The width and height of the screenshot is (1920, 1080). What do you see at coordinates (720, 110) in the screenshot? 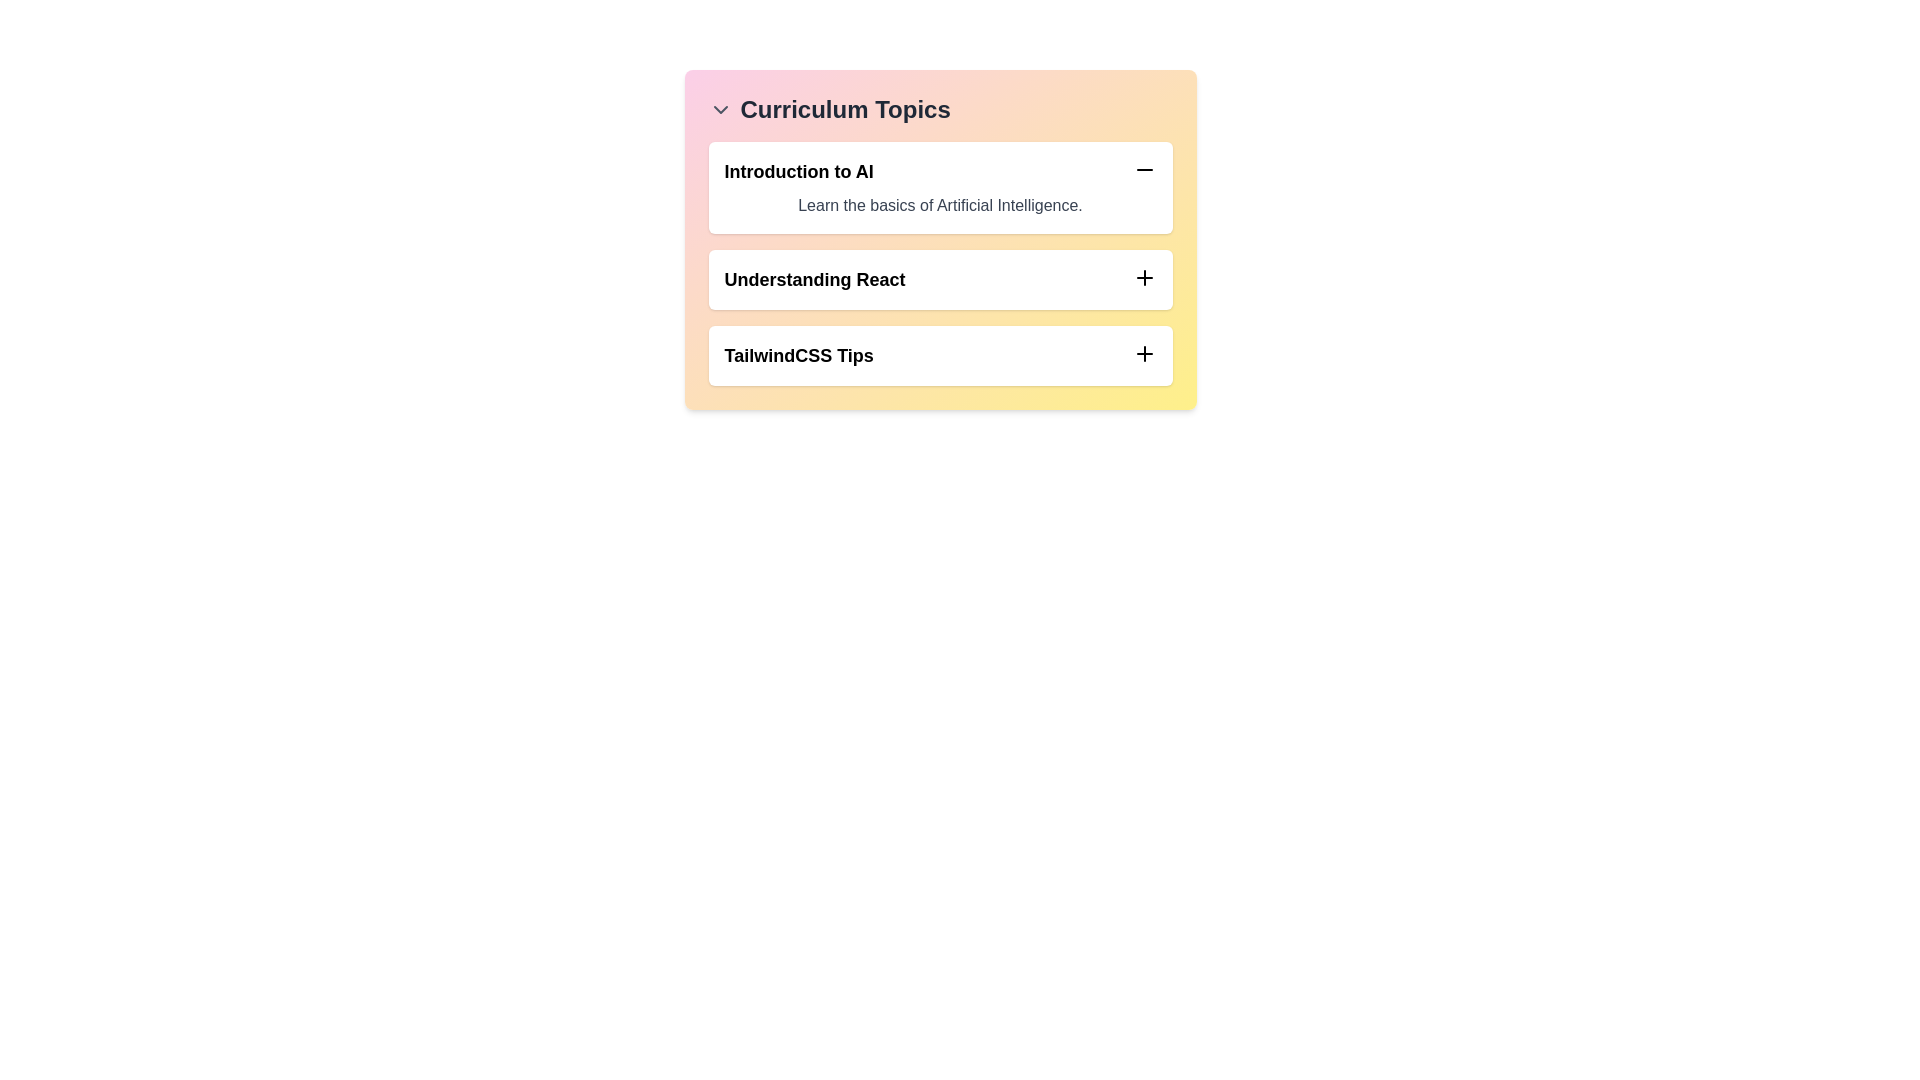
I see `the chevron icon next to 'Curriculum Topics' to toggle the list visibility` at bounding box center [720, 110].